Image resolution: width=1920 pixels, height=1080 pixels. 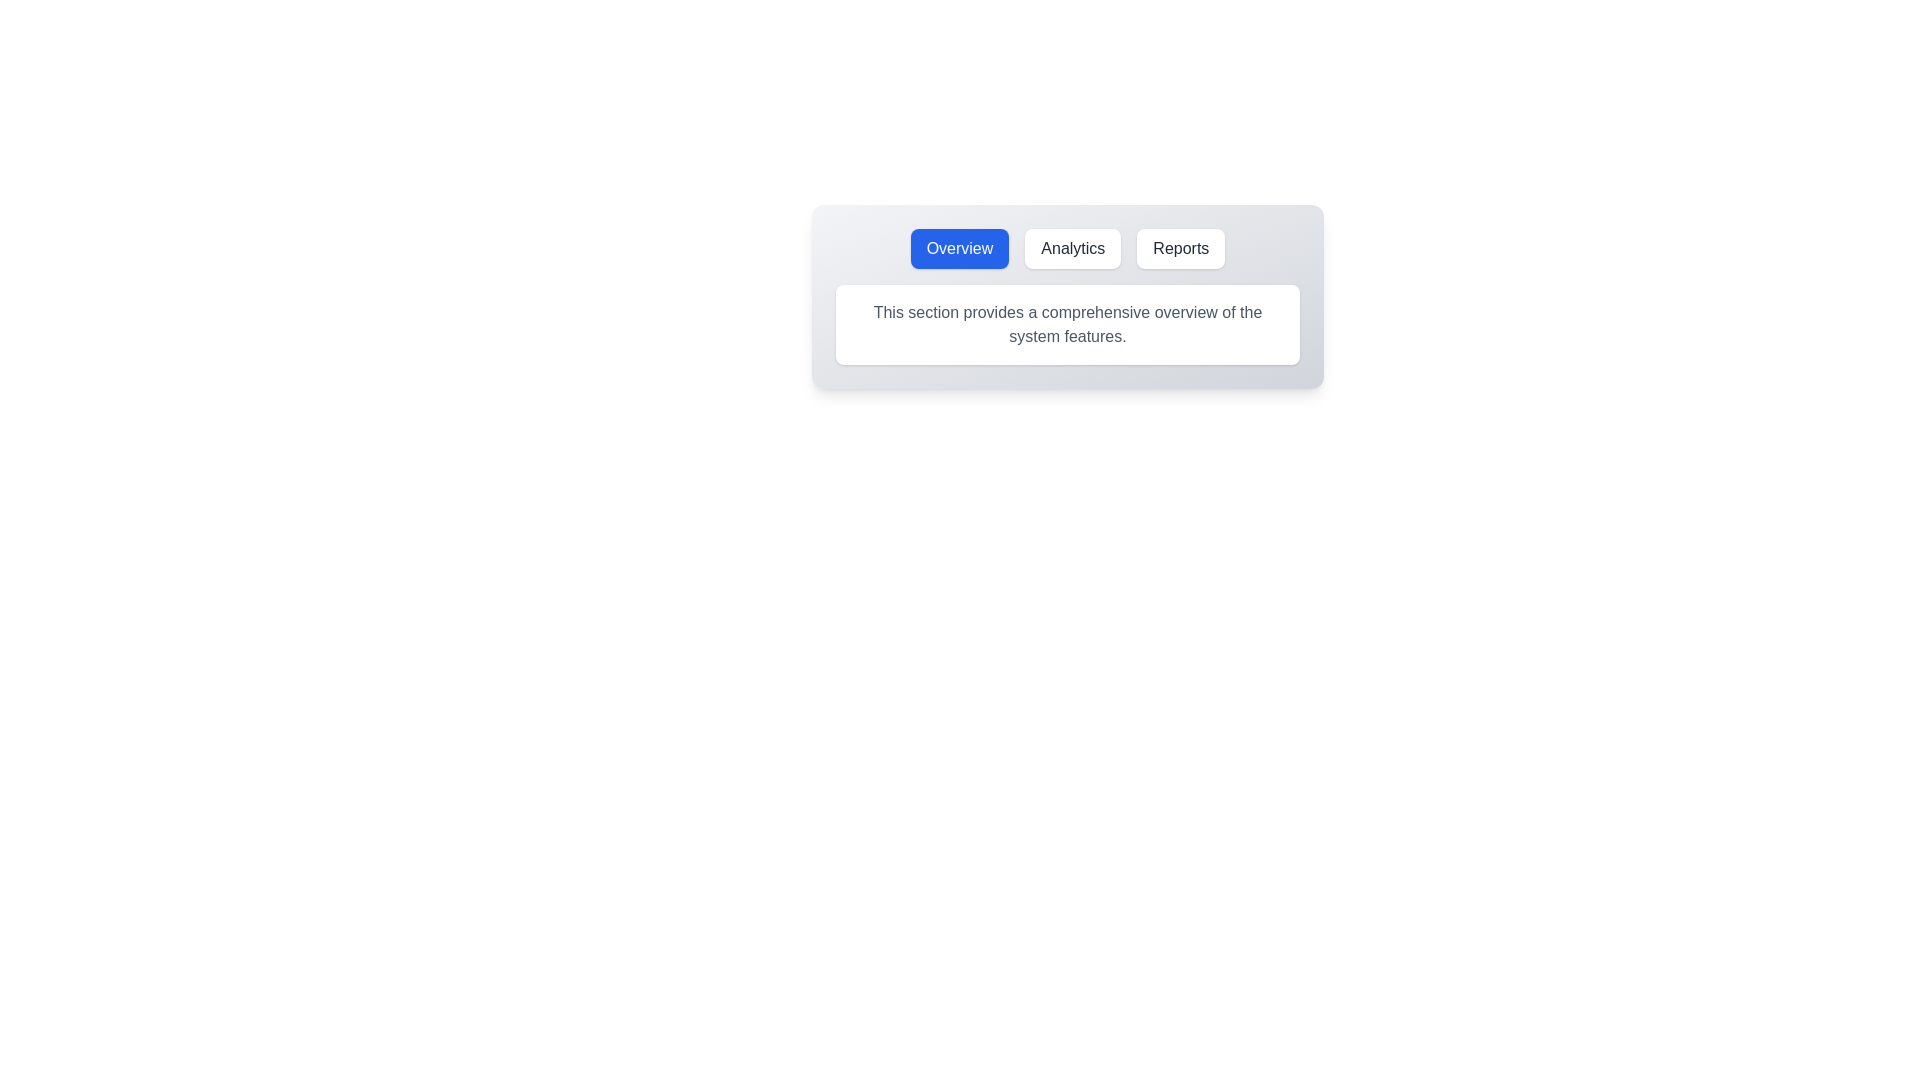 What do you see at coordinates (1072, 248) in the screenshot?
I see `the tab labeled Analytics to observe its hover effect` at bounding box center [1072, 248].